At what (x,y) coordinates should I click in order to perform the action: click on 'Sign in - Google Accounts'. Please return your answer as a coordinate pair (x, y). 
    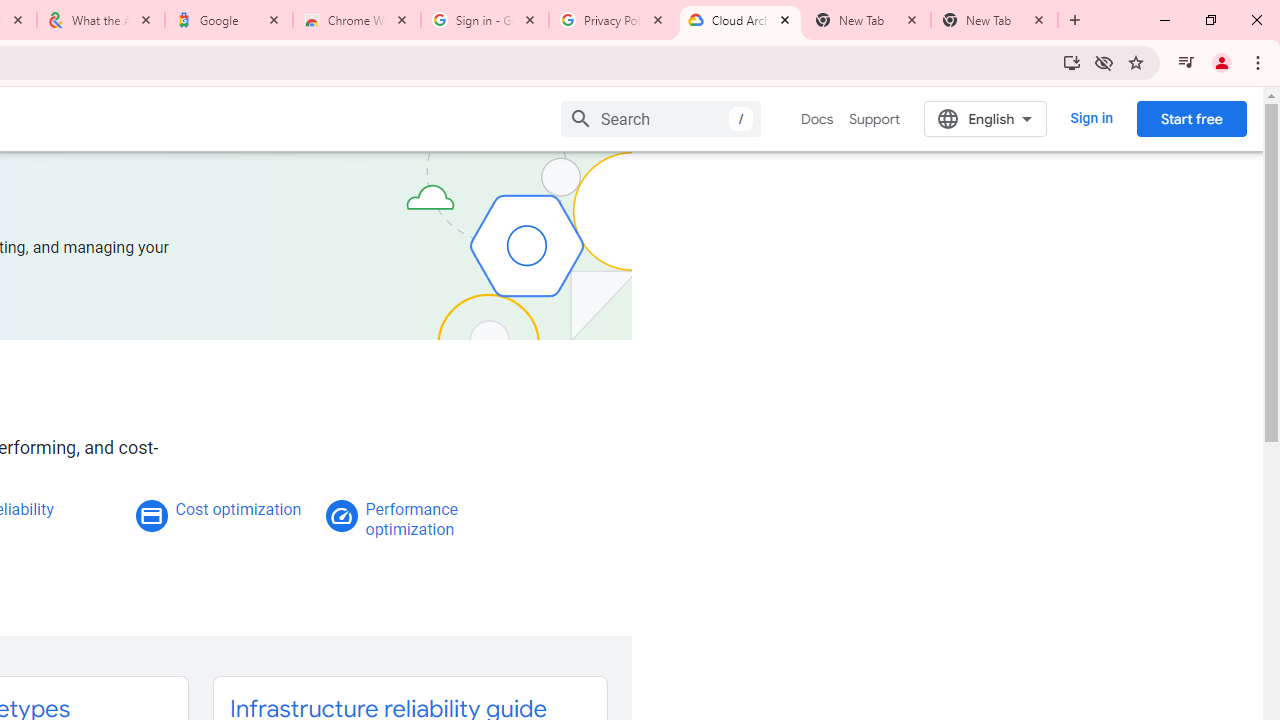
    Looking at the image, I should click on (485, 20).